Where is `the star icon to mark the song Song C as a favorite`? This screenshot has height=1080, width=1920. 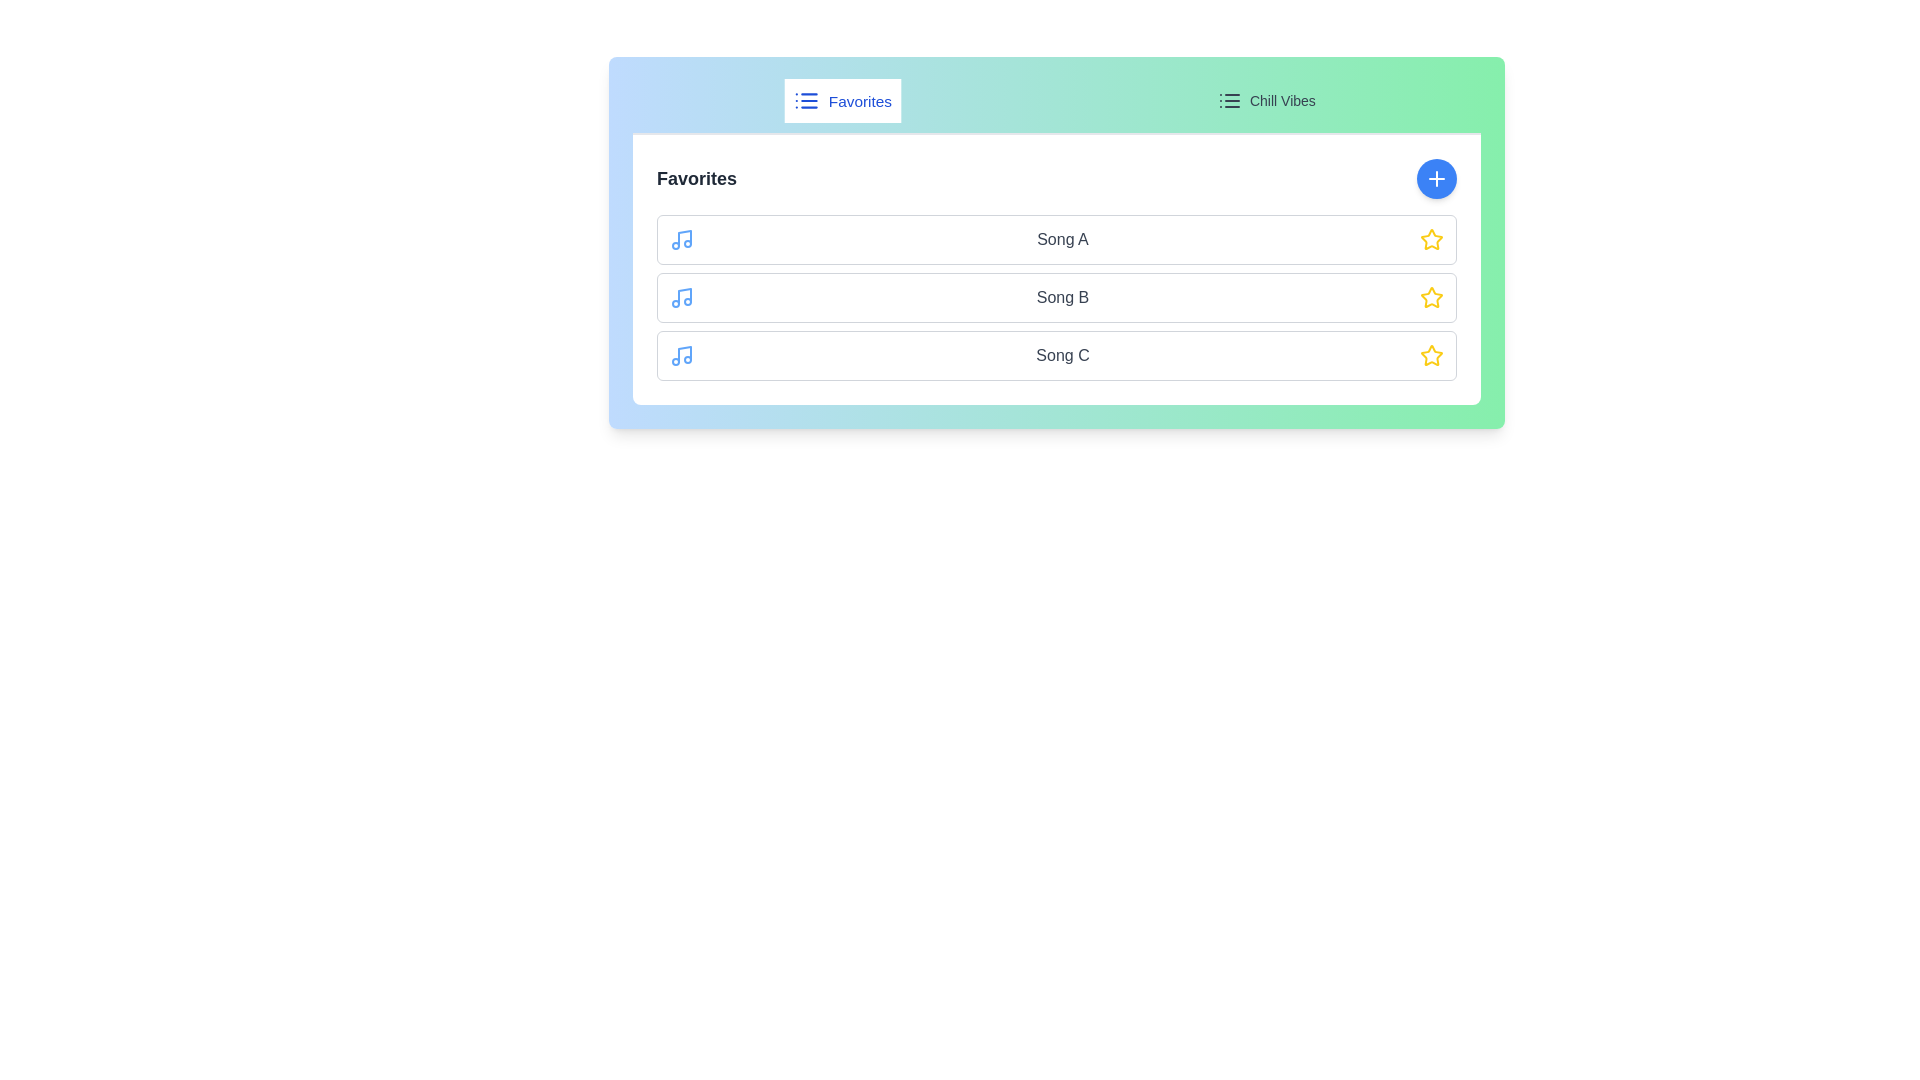
the star icon to mark the song Song C as a favorite is located at coordinates (1430, 354).